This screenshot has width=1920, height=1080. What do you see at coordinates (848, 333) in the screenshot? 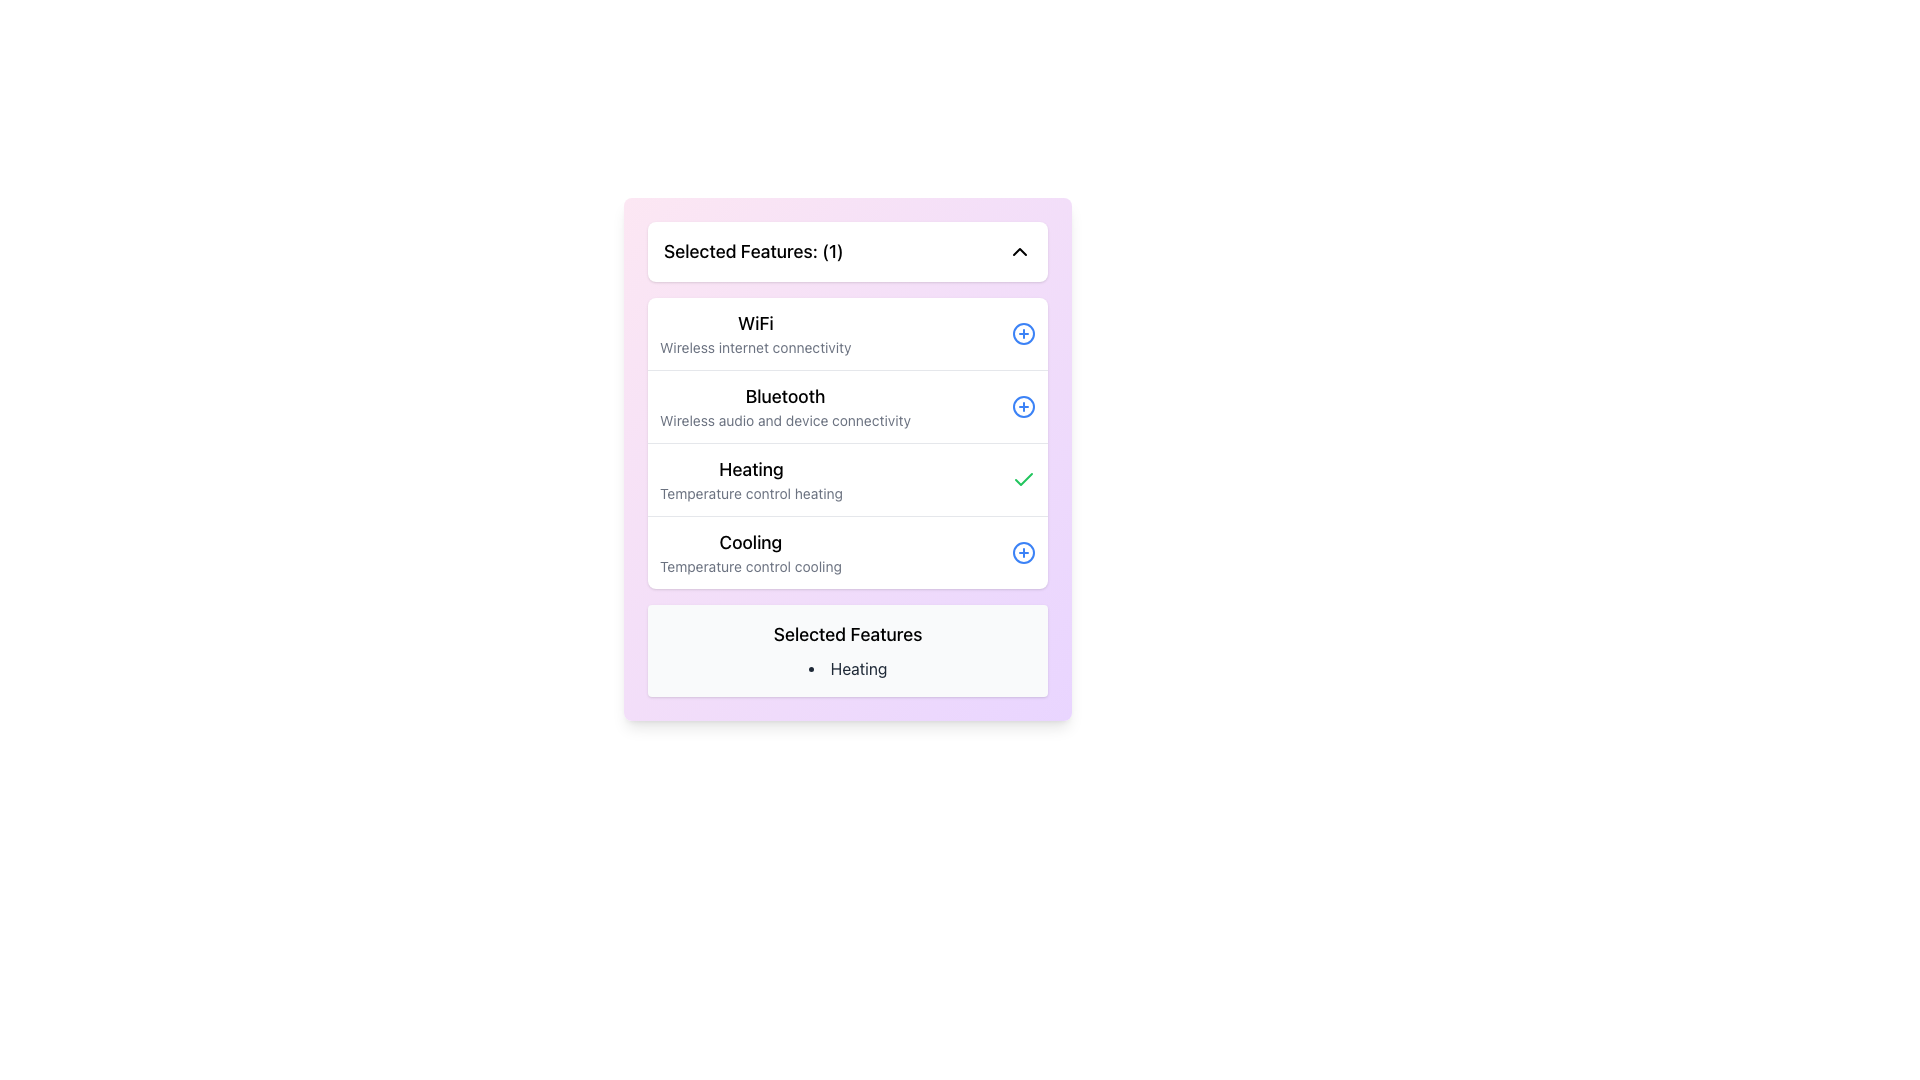
I see `the selectable item titled 'WiFi'` at bounding box center [848, 333].